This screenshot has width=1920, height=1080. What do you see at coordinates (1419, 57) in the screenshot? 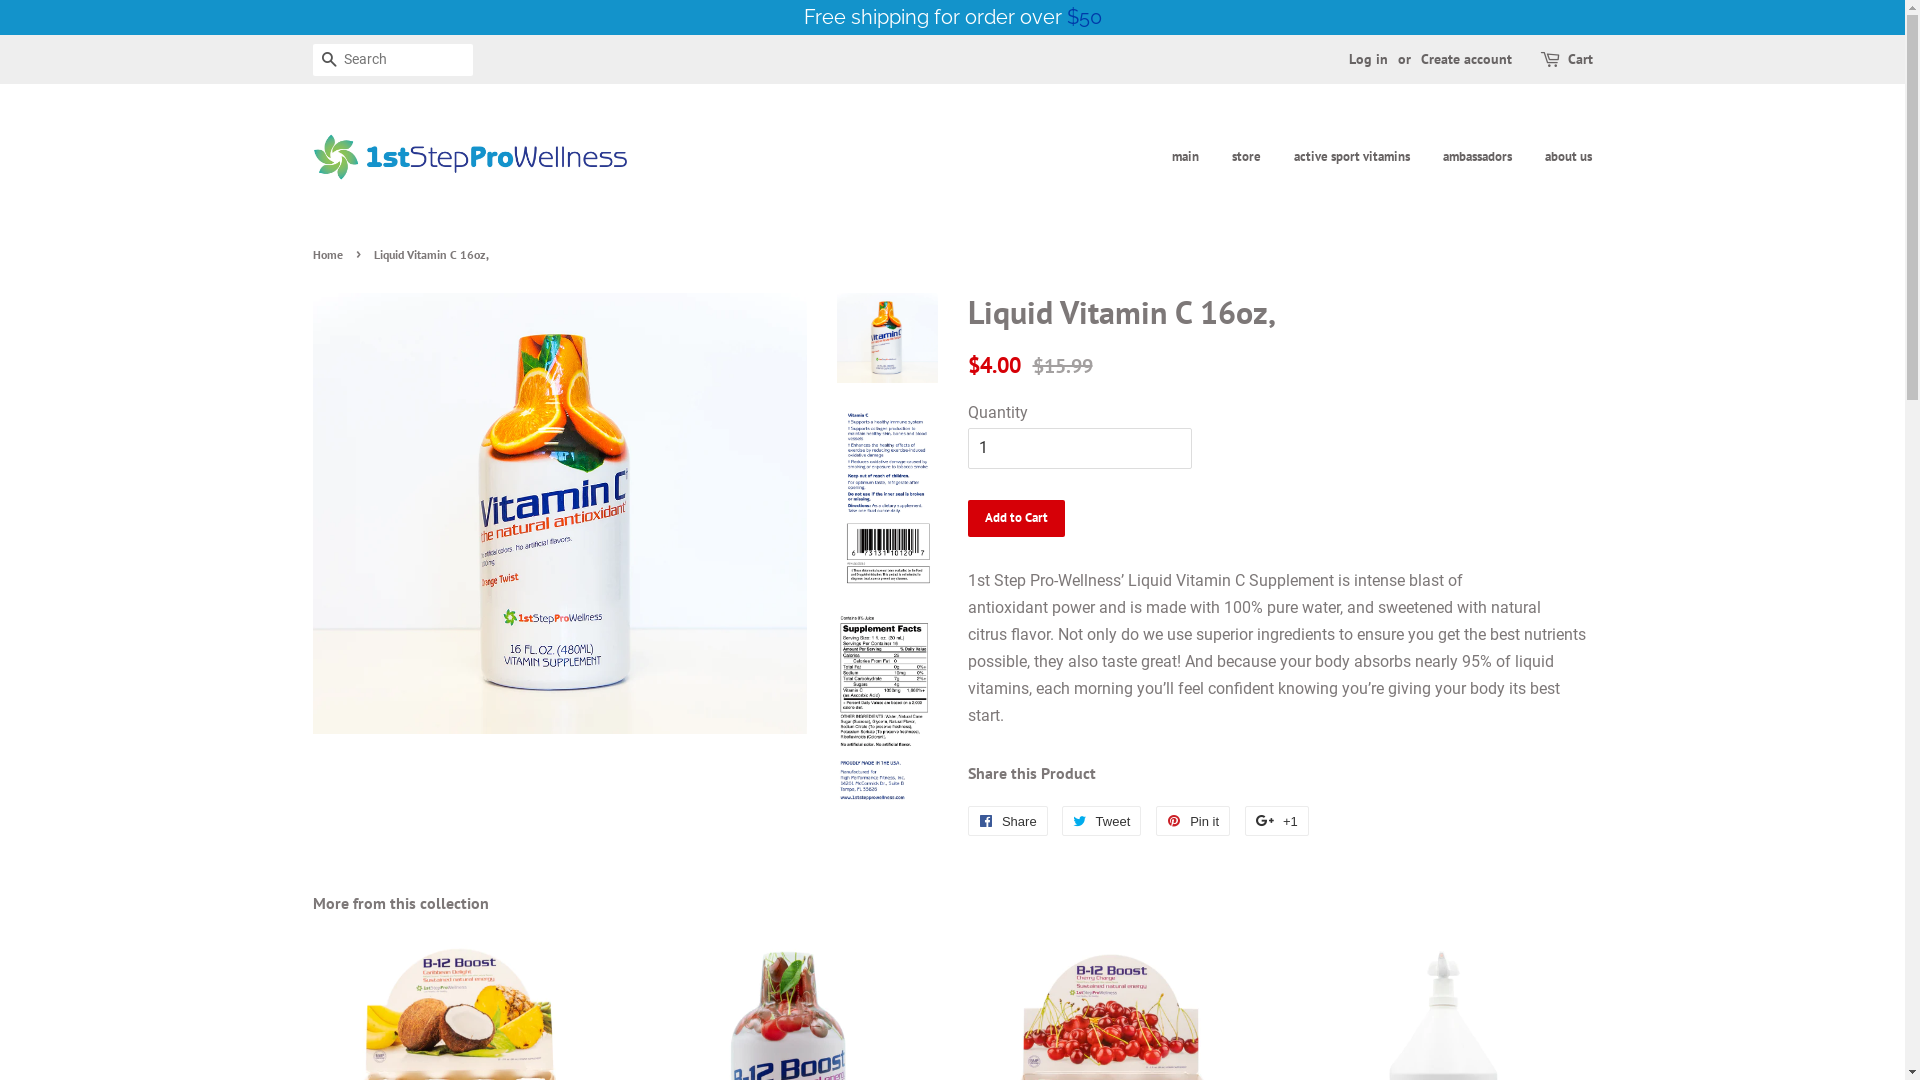
I see `'Create account'` at bounding box center [1419, 57].